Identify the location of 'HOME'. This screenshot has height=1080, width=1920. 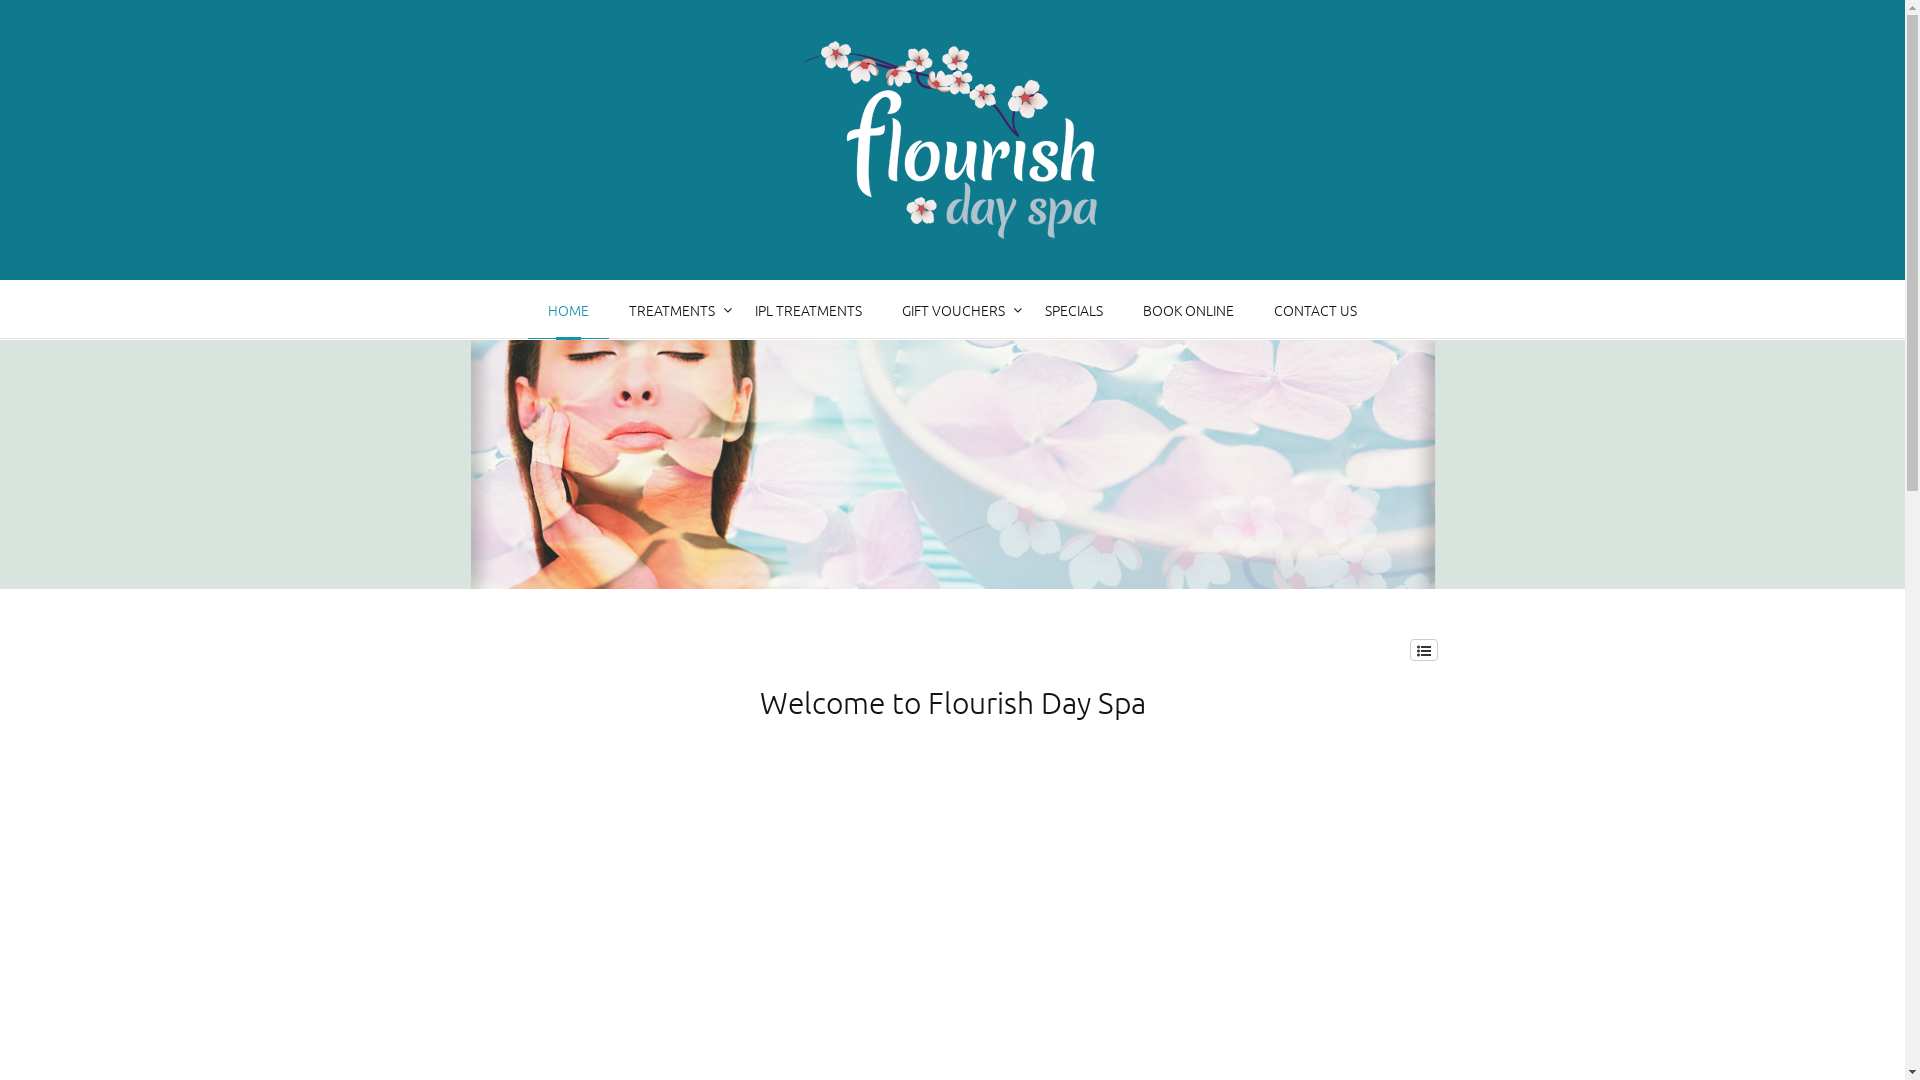
(528, 309).